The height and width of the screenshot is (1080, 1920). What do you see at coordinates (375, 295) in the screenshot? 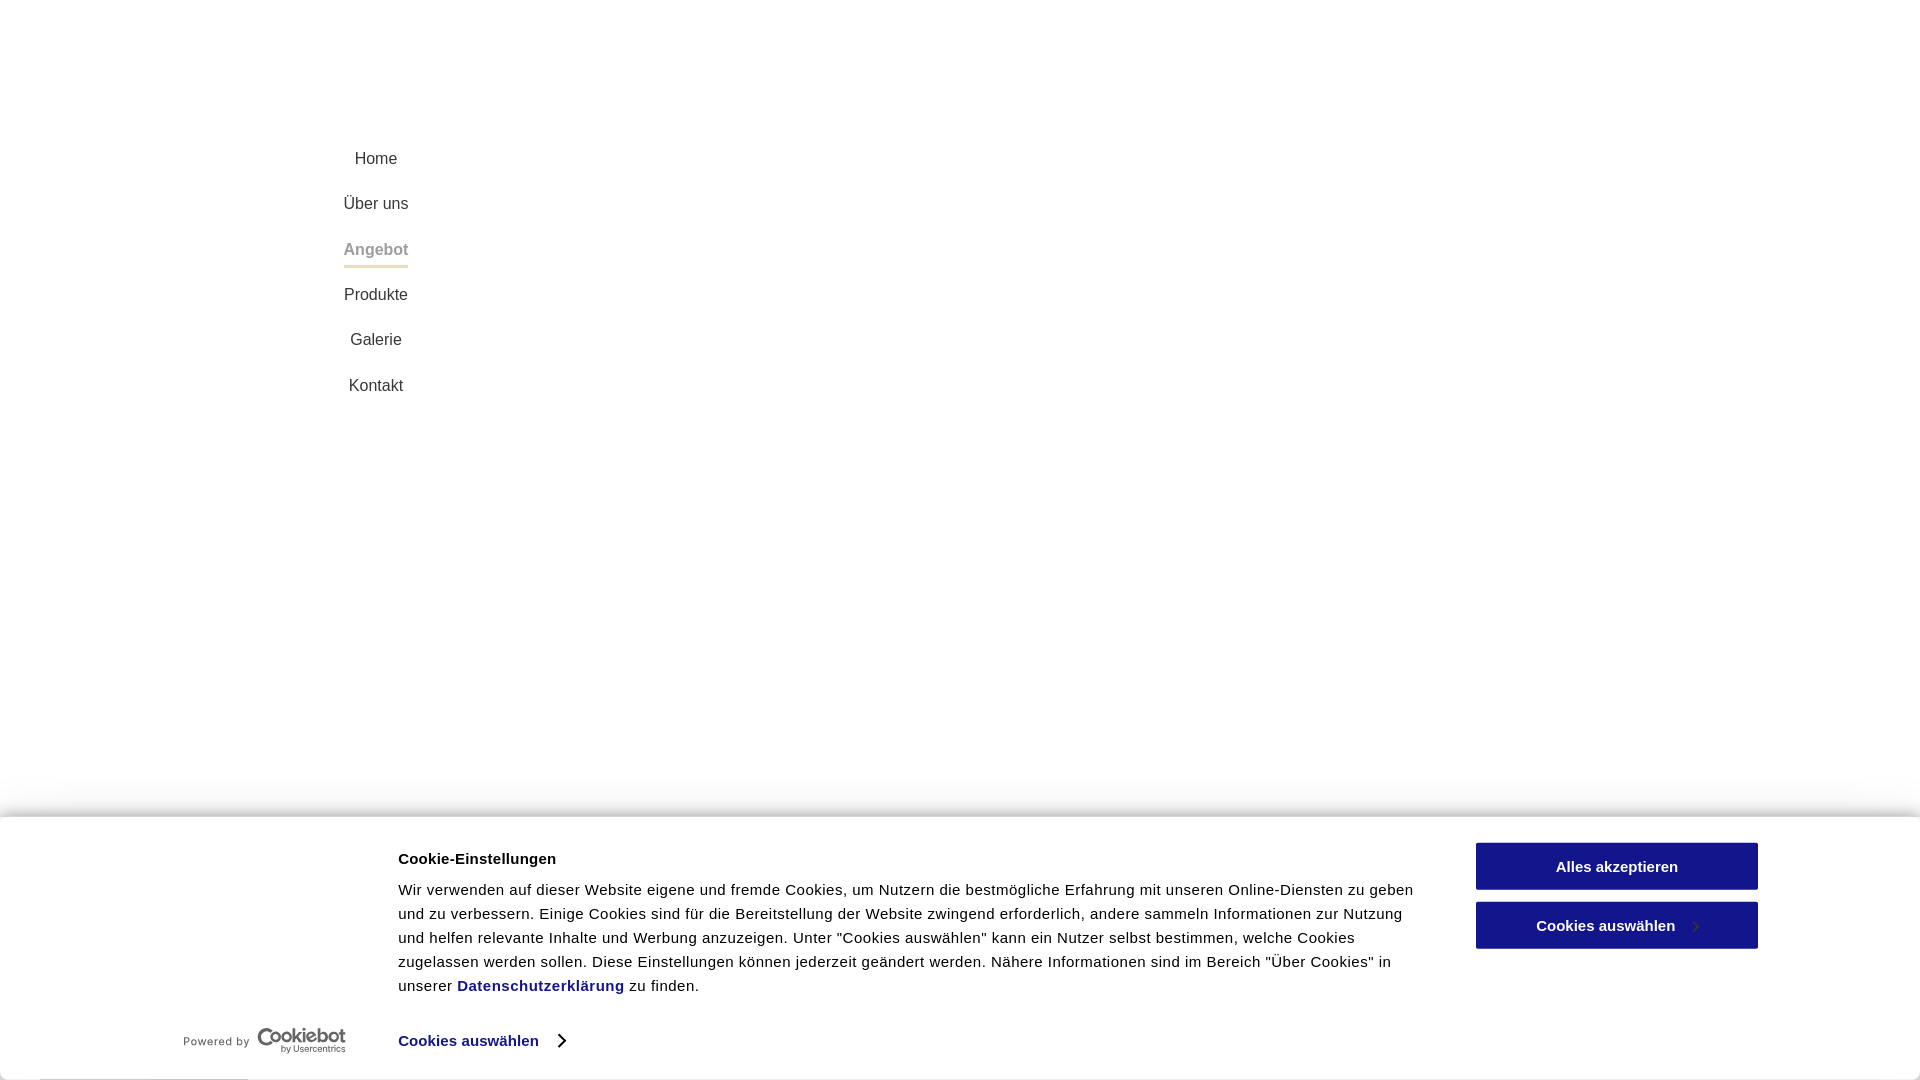
I see `'Produkte'` at bounding box center [375, 295].